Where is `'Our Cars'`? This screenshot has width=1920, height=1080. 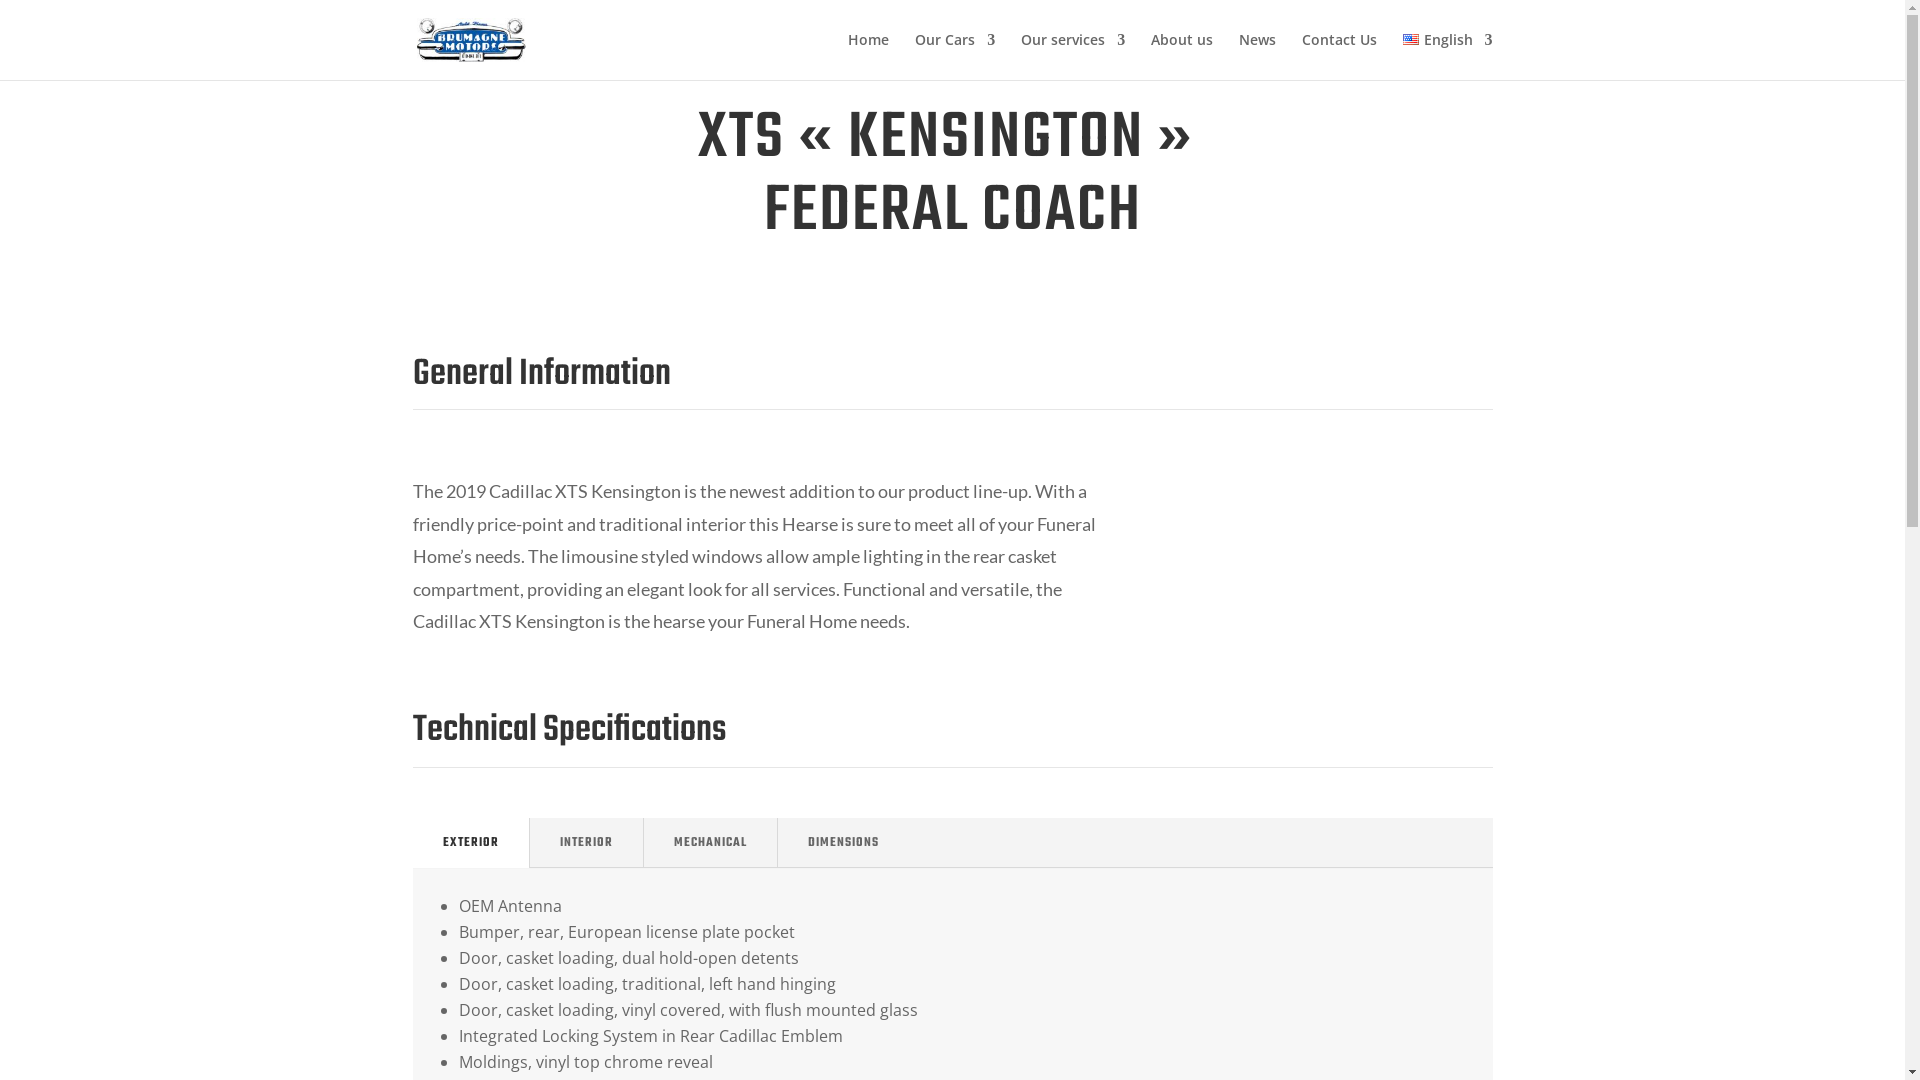 'Our Cars' is located at coordinates (954, 55).